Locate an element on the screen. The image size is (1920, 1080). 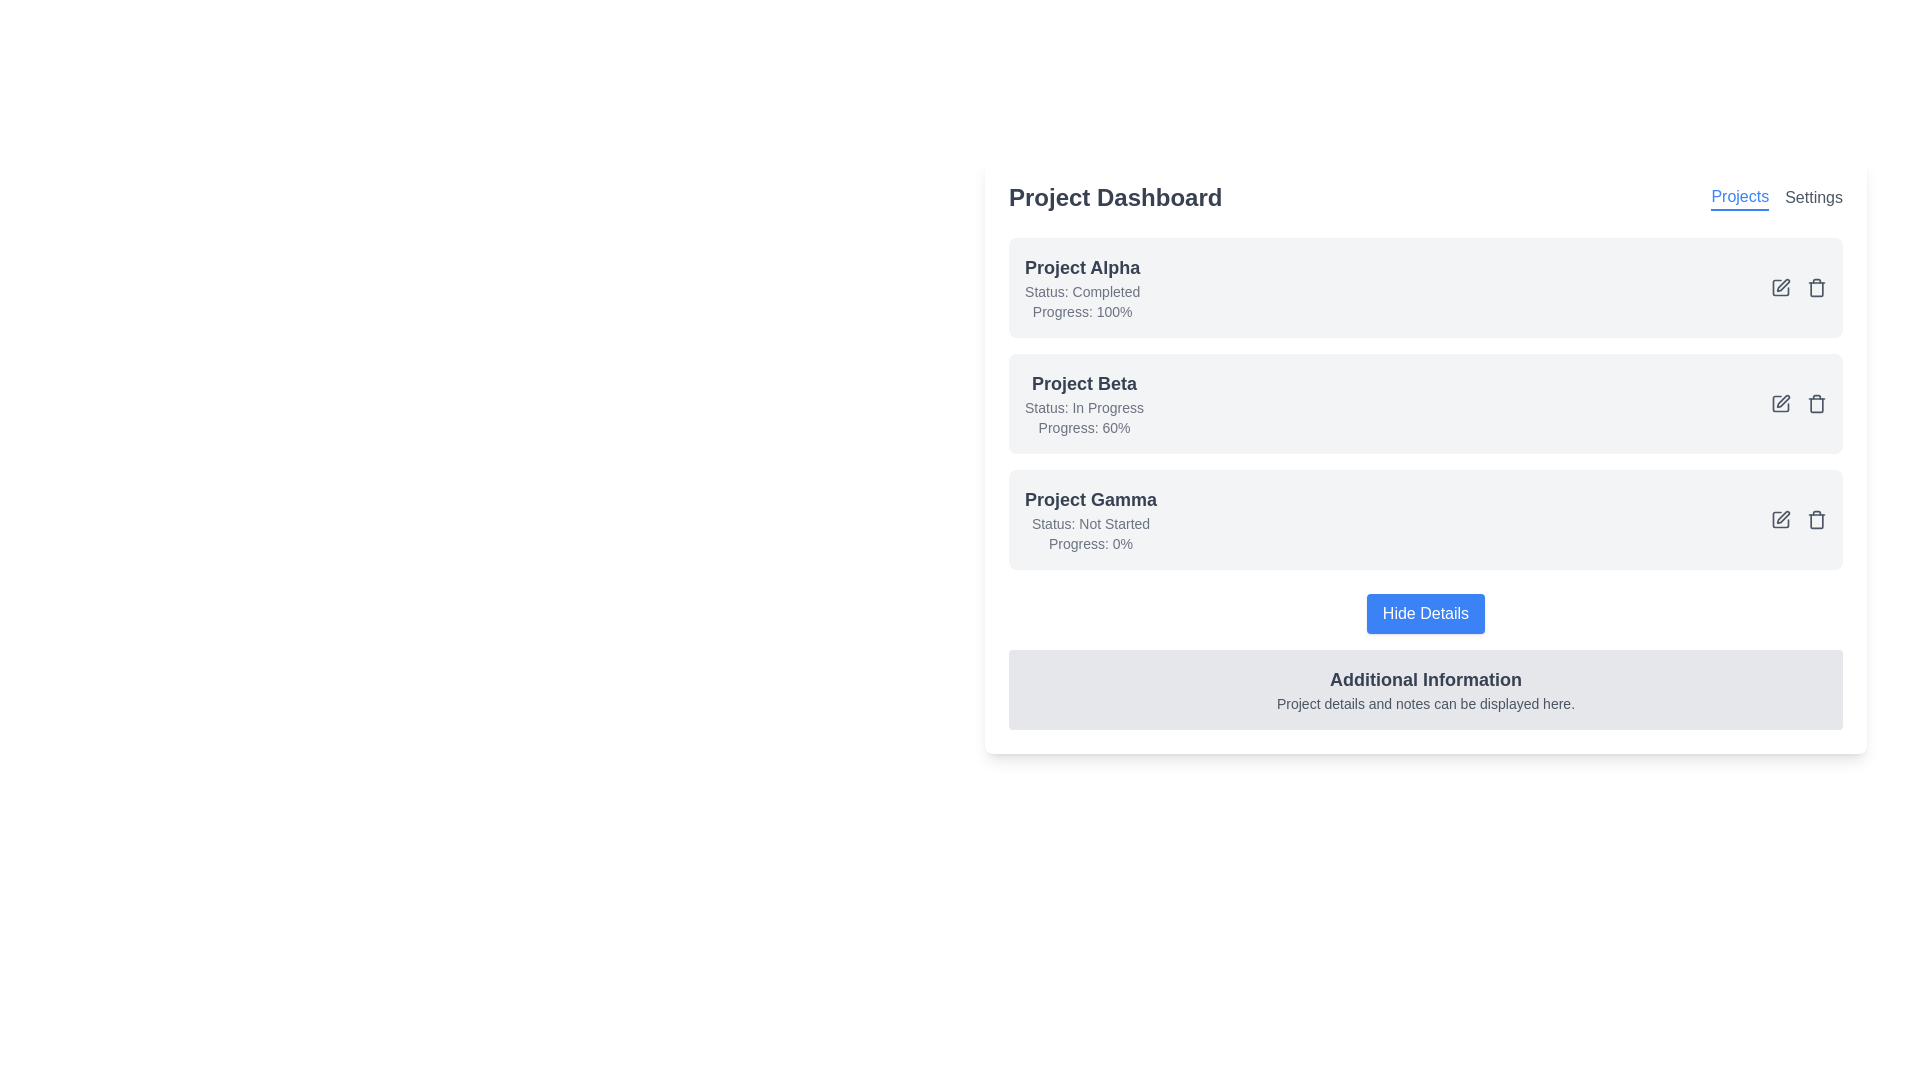
the top left portion of the 'square and pen' icon representing 'edit' in the 'Project Alpha' section of the 'Project Dashboard' is located at coordinates (1780, 288).